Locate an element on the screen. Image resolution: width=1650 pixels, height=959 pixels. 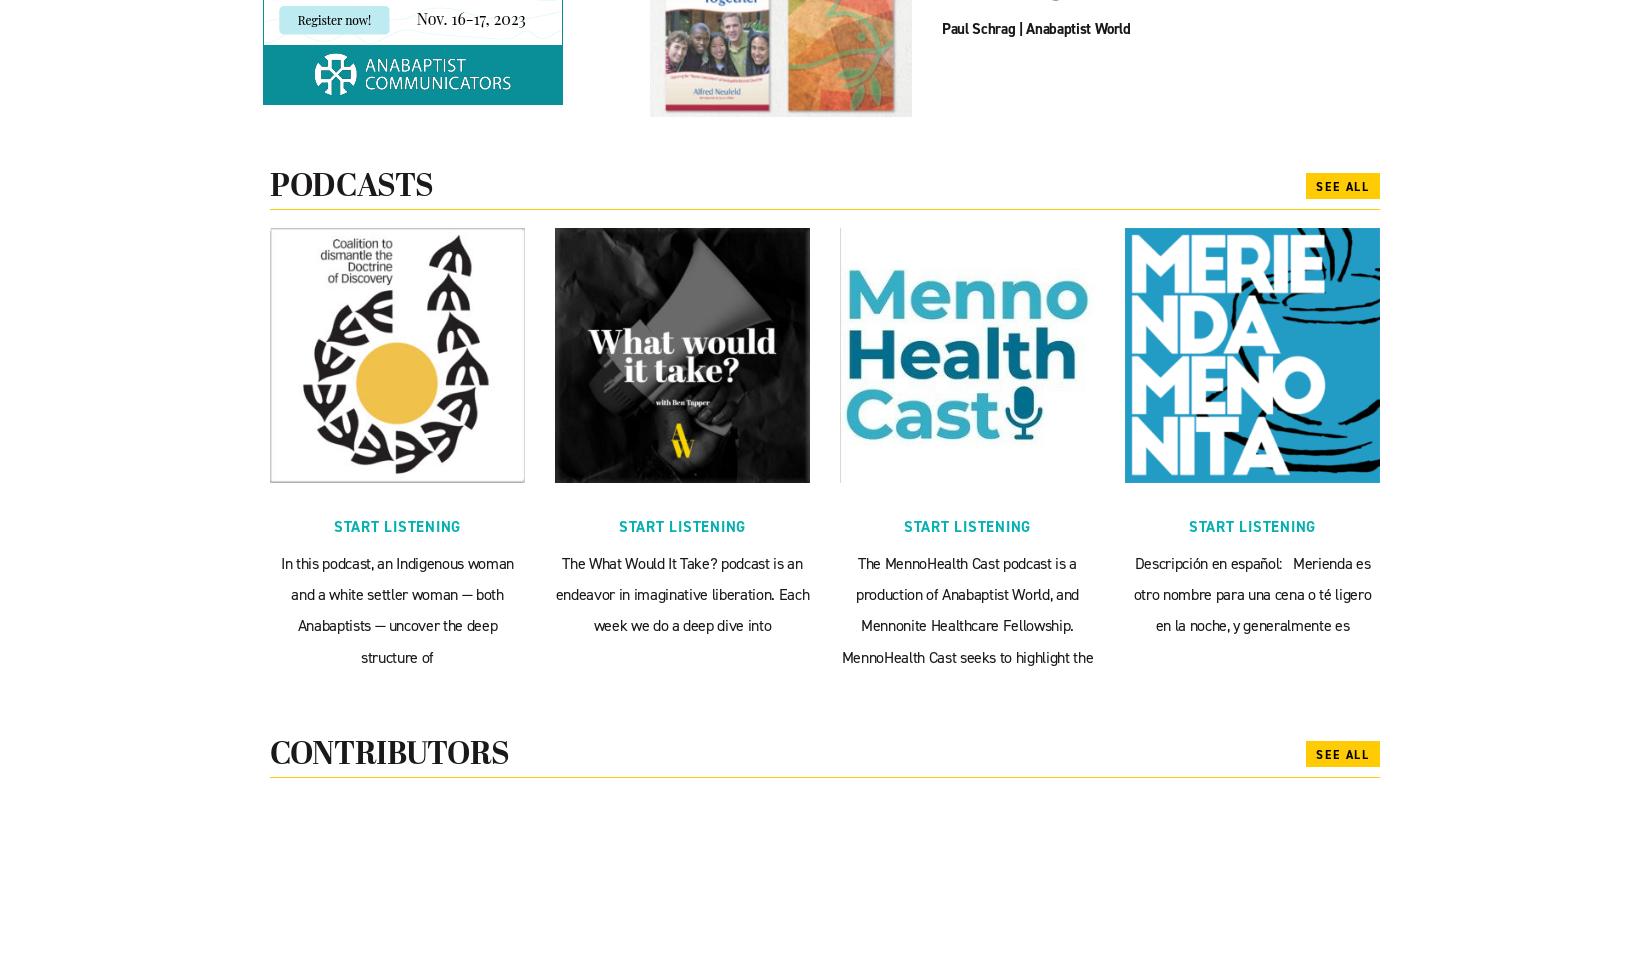
'In this podcast, an Indigenous woman and a white settler woman — both Anabaptists — uncover the deep structure of' is located at coordinates (396, 609).